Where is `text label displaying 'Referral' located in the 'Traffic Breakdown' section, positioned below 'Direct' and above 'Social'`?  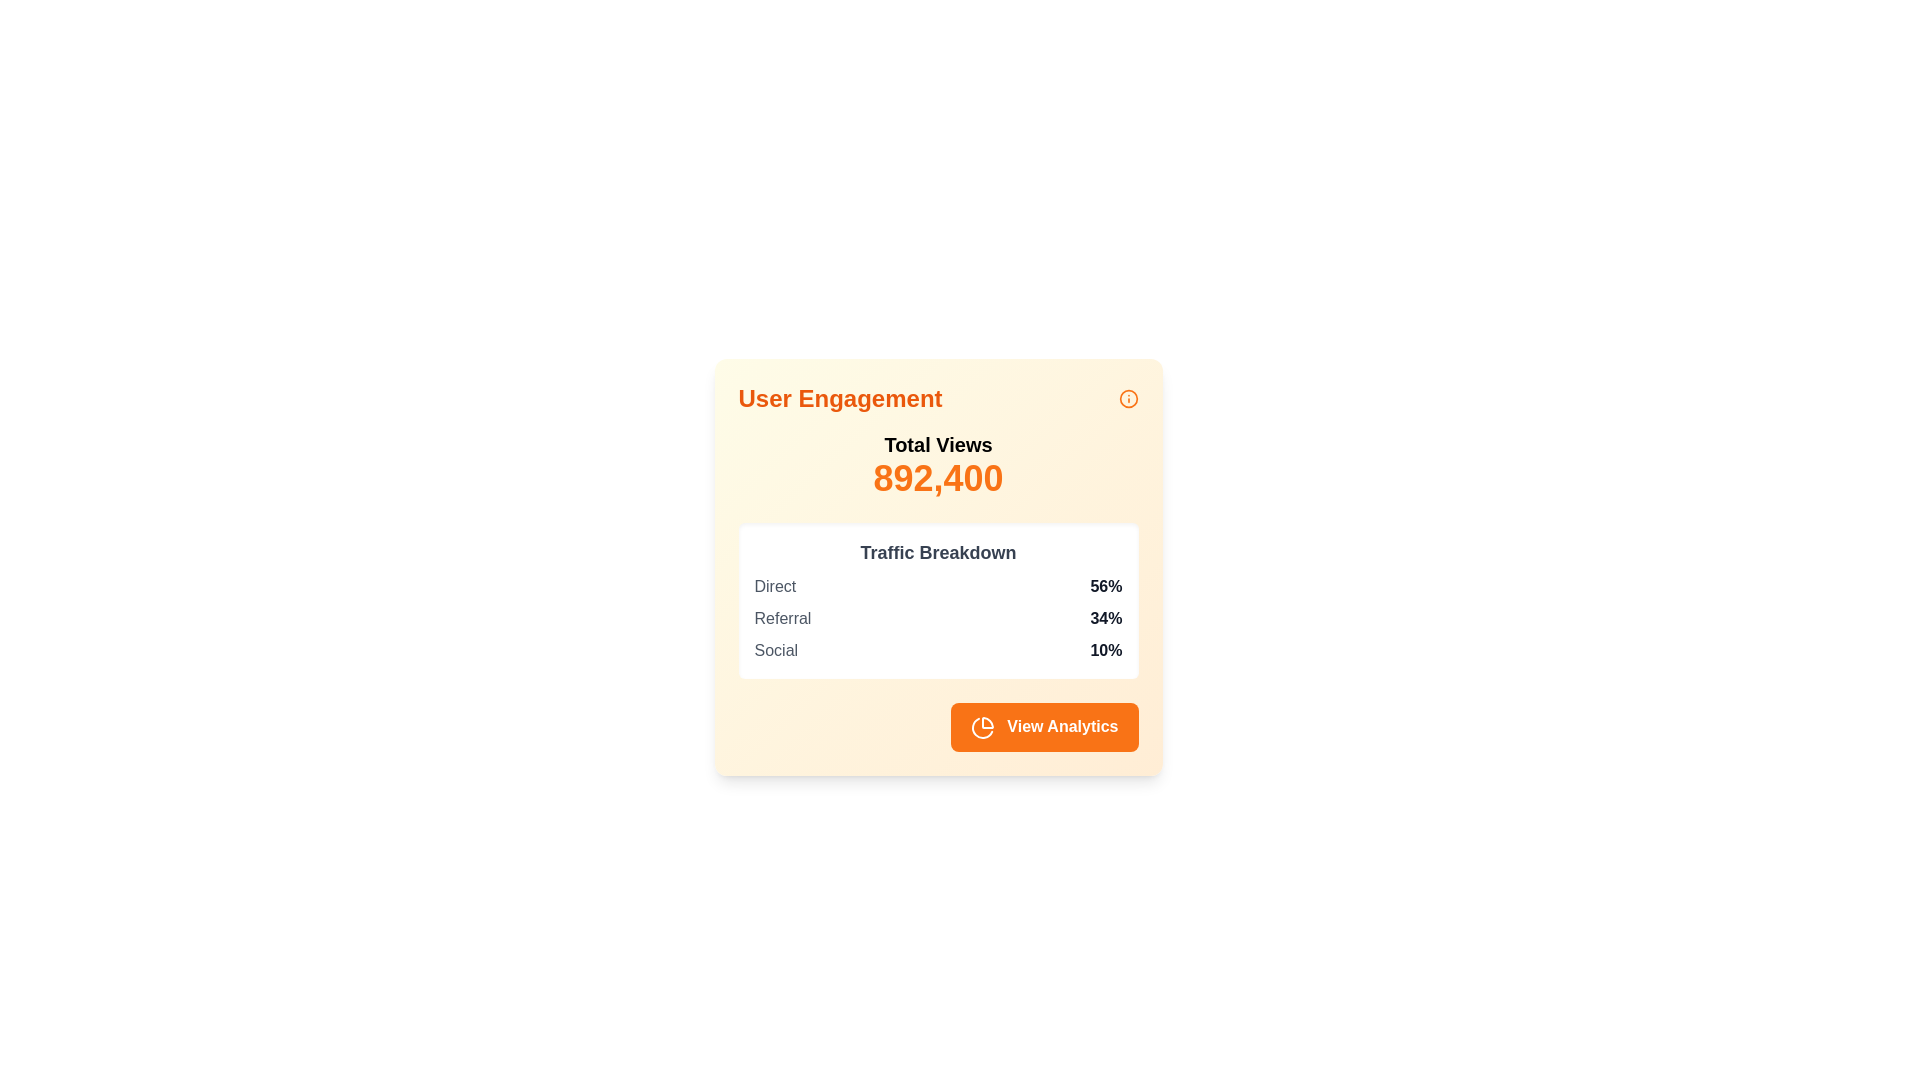
text label displaying 'Referral' located in the 'Traffic Breakdown' section, positioned below 'Direct' and above 'Social' is located at coordinates (781, 617).